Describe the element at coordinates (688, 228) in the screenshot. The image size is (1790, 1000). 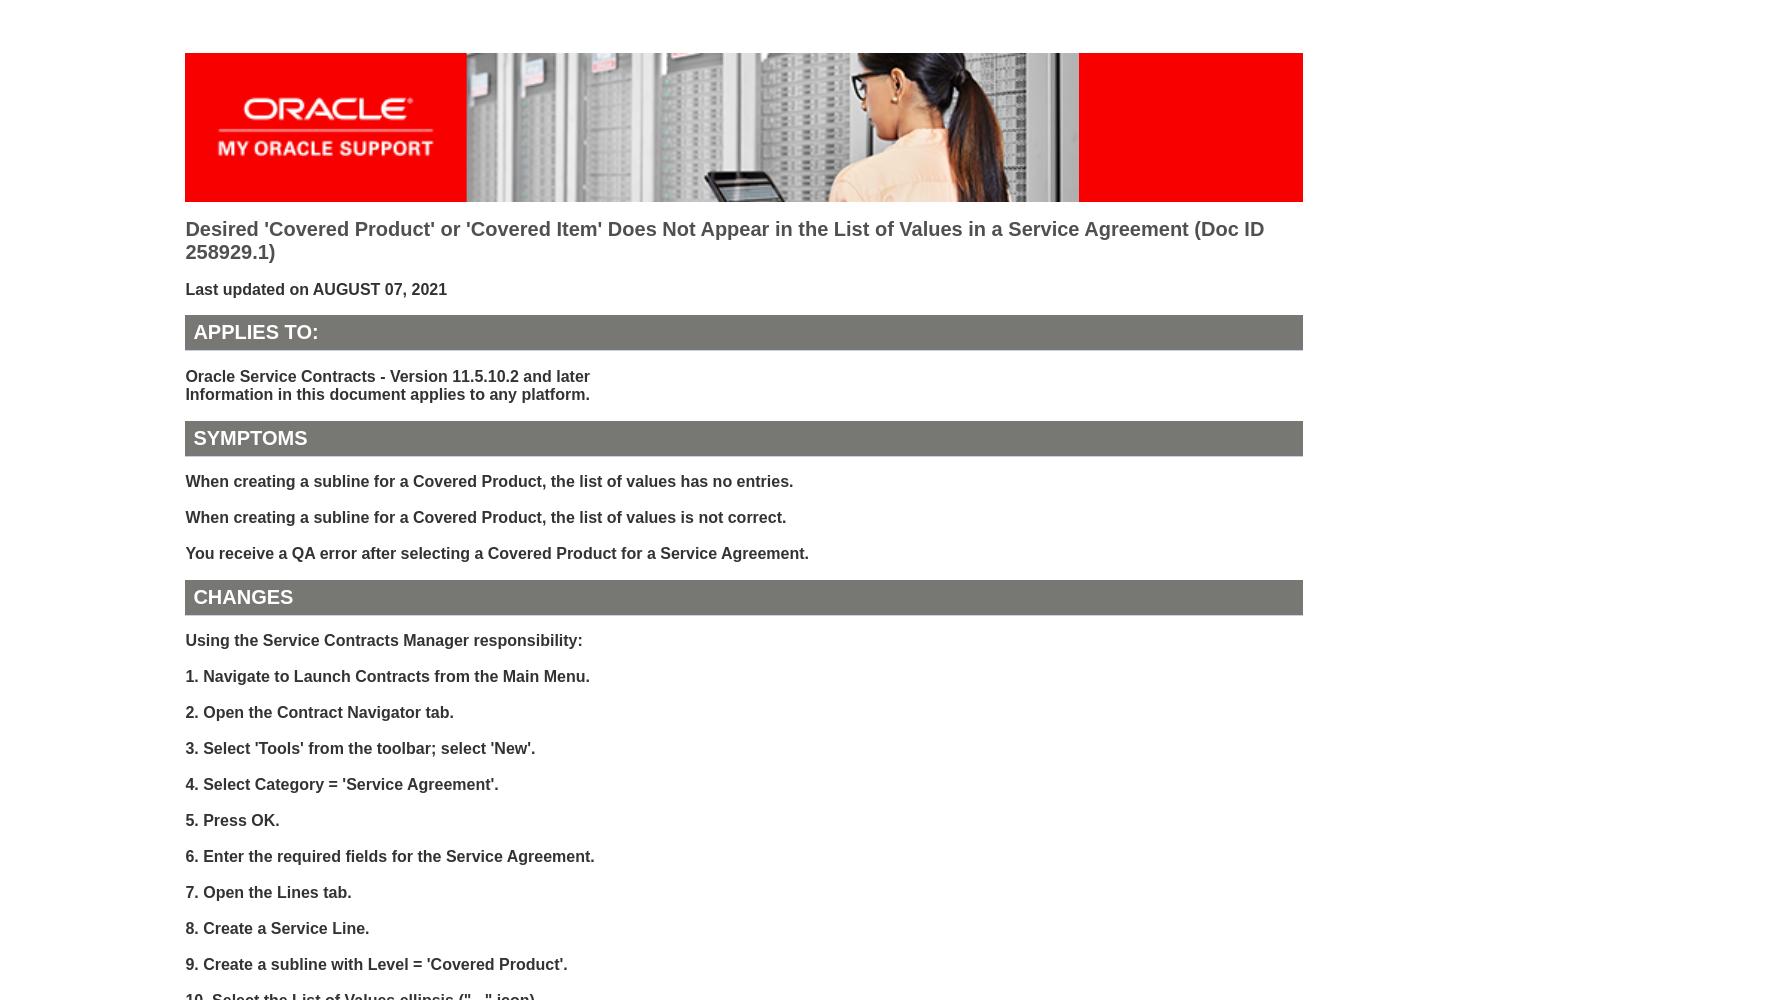
I see `'Desired 'Covered Product' or 'Covered Item' Does Not Appear in the List of Values in a Service Agreement'` at that location.